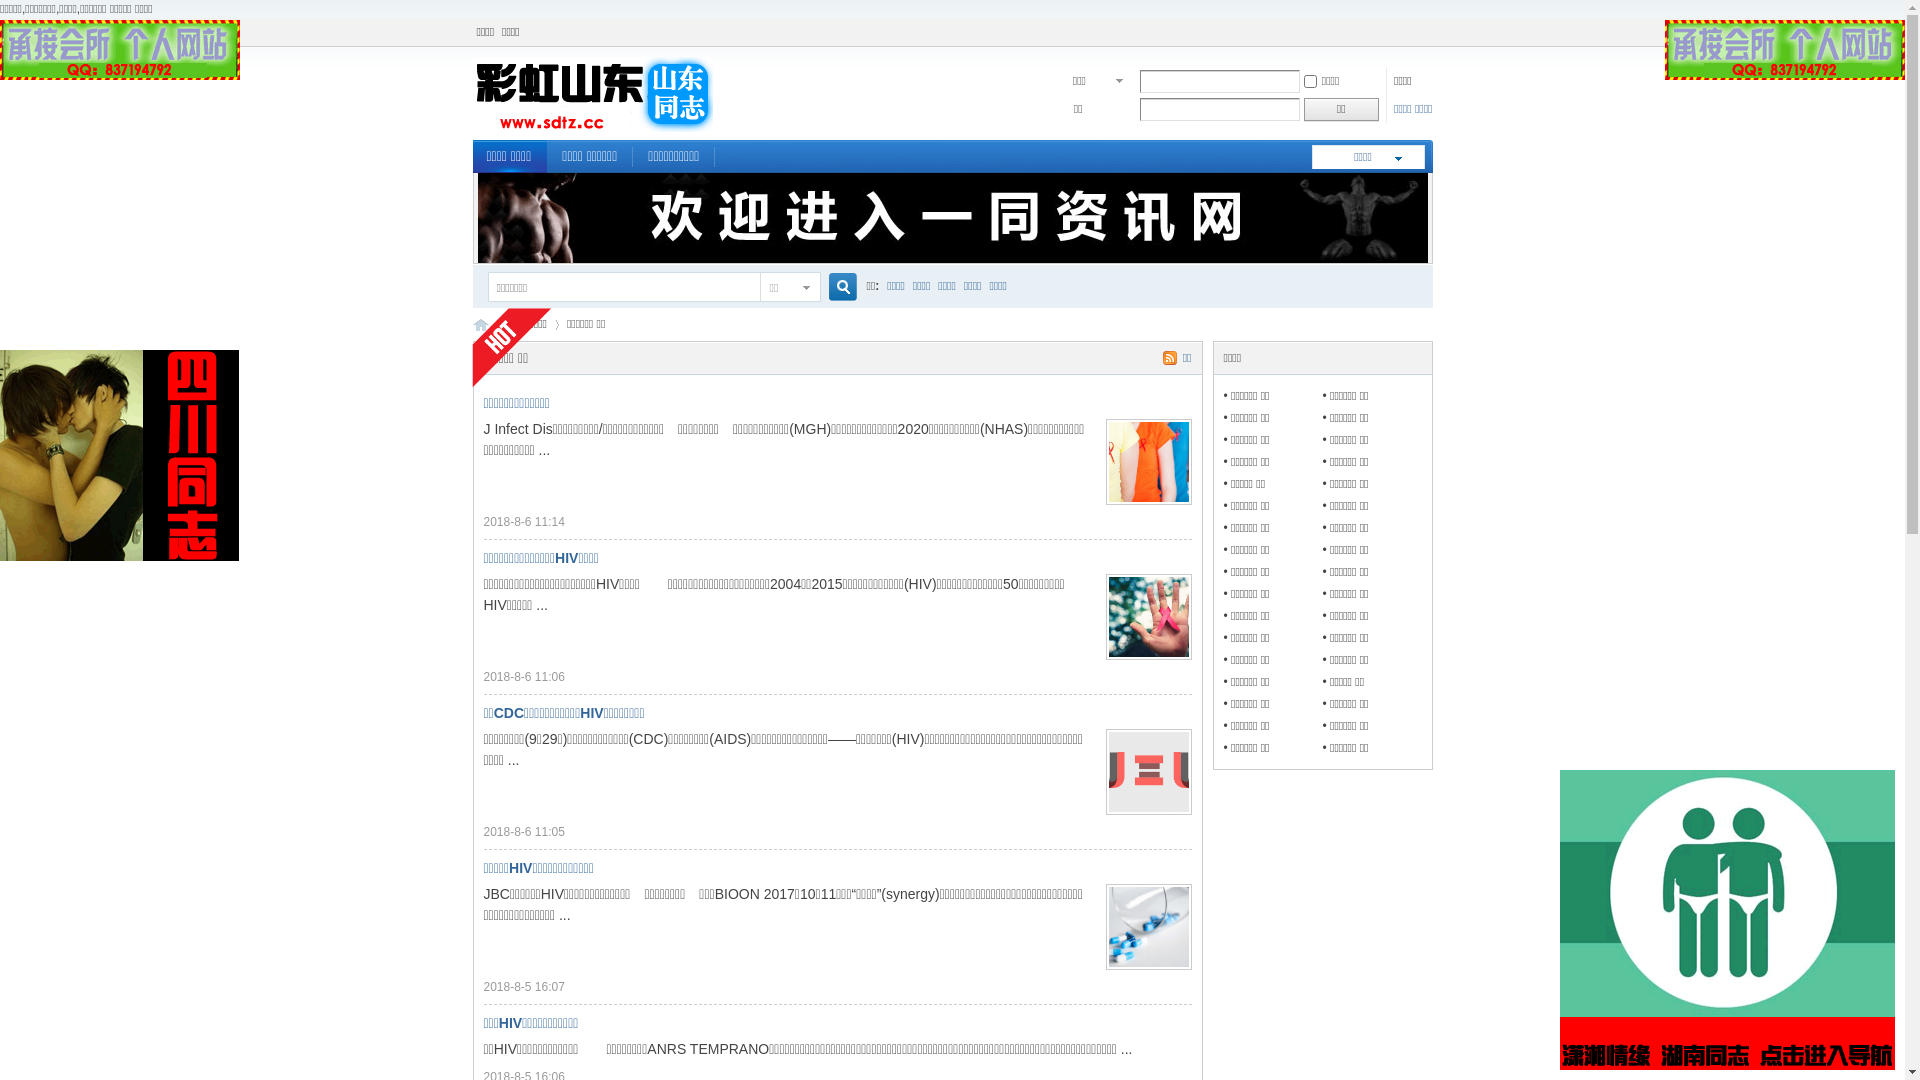 This screenshot has height=1080, width=1920. Describe the element at coordinates (820, 287) in the screenshot. I see `'true'` at that location.